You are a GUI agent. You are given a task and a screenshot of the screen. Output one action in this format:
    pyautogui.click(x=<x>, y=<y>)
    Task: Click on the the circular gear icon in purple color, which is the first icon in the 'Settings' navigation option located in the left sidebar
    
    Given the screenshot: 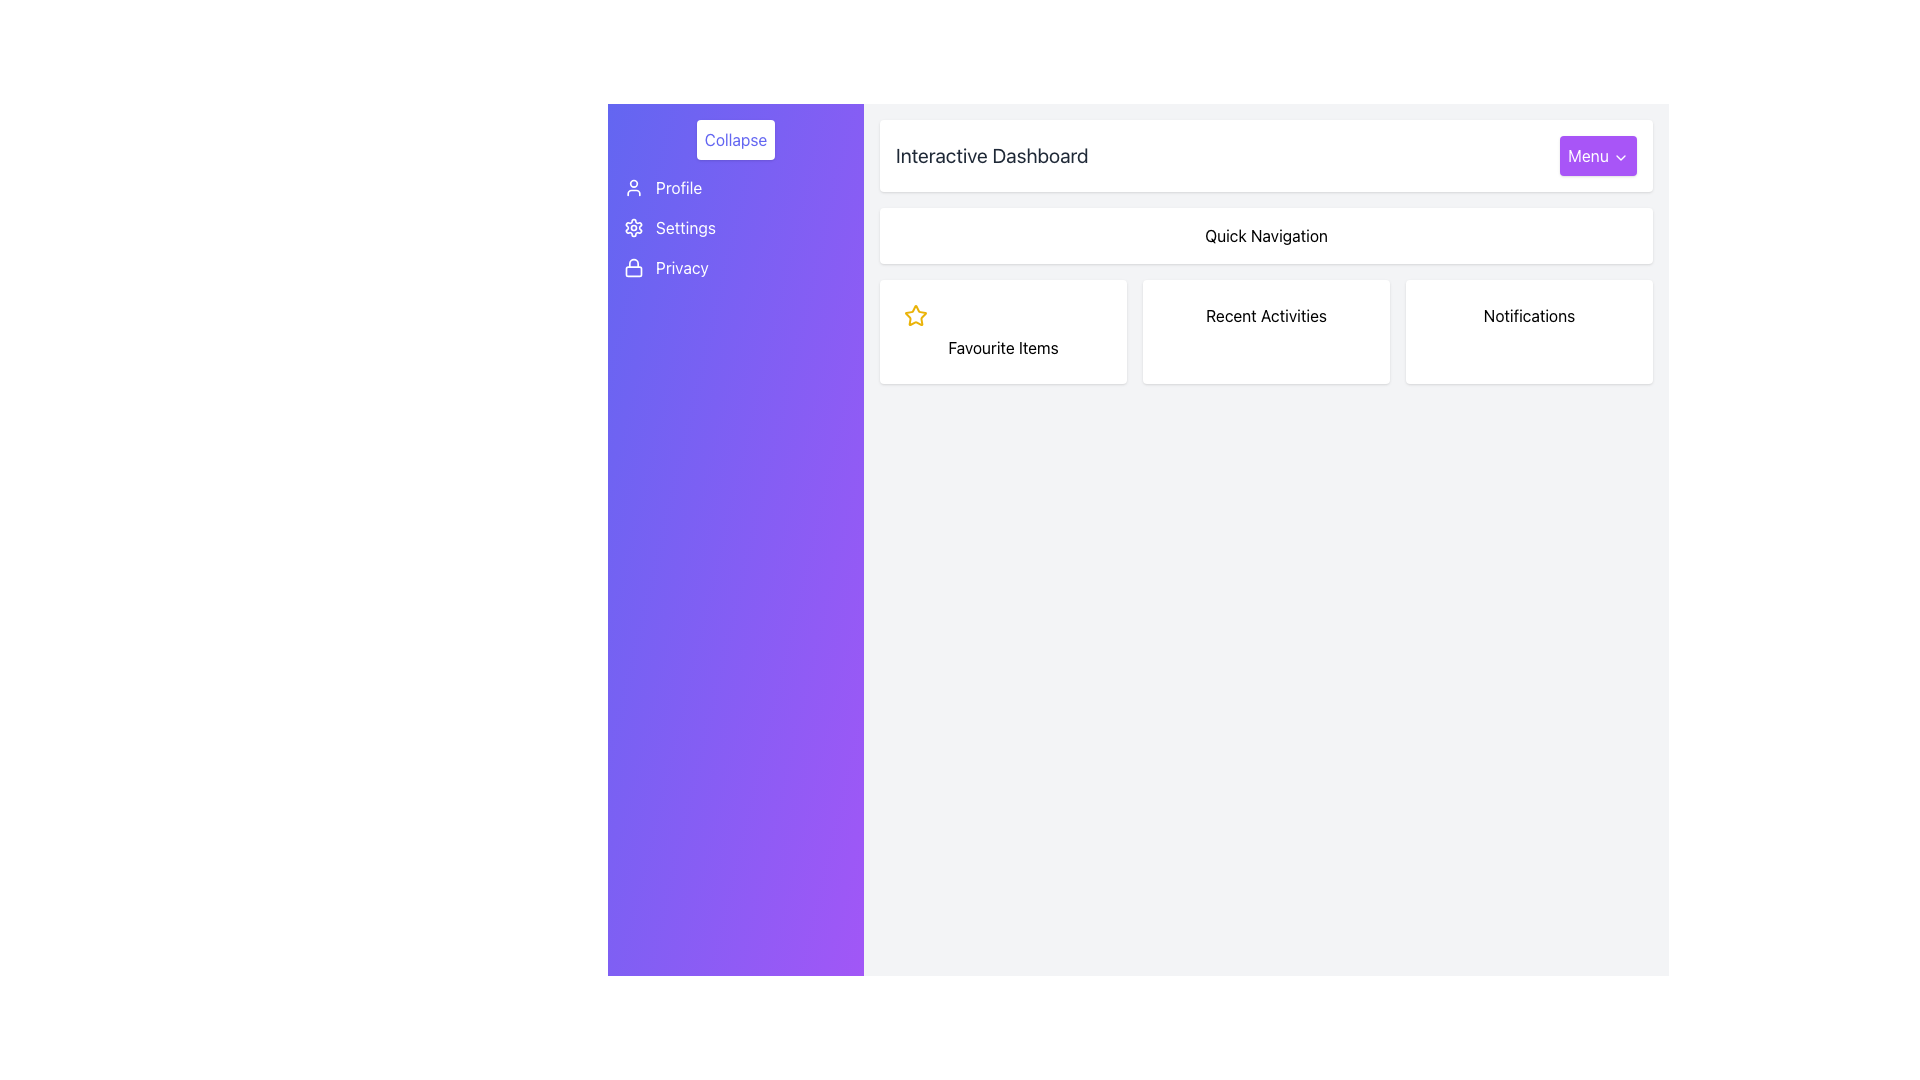 What is the action you would take?
    pyautogui.click(x=632, y=226)
    